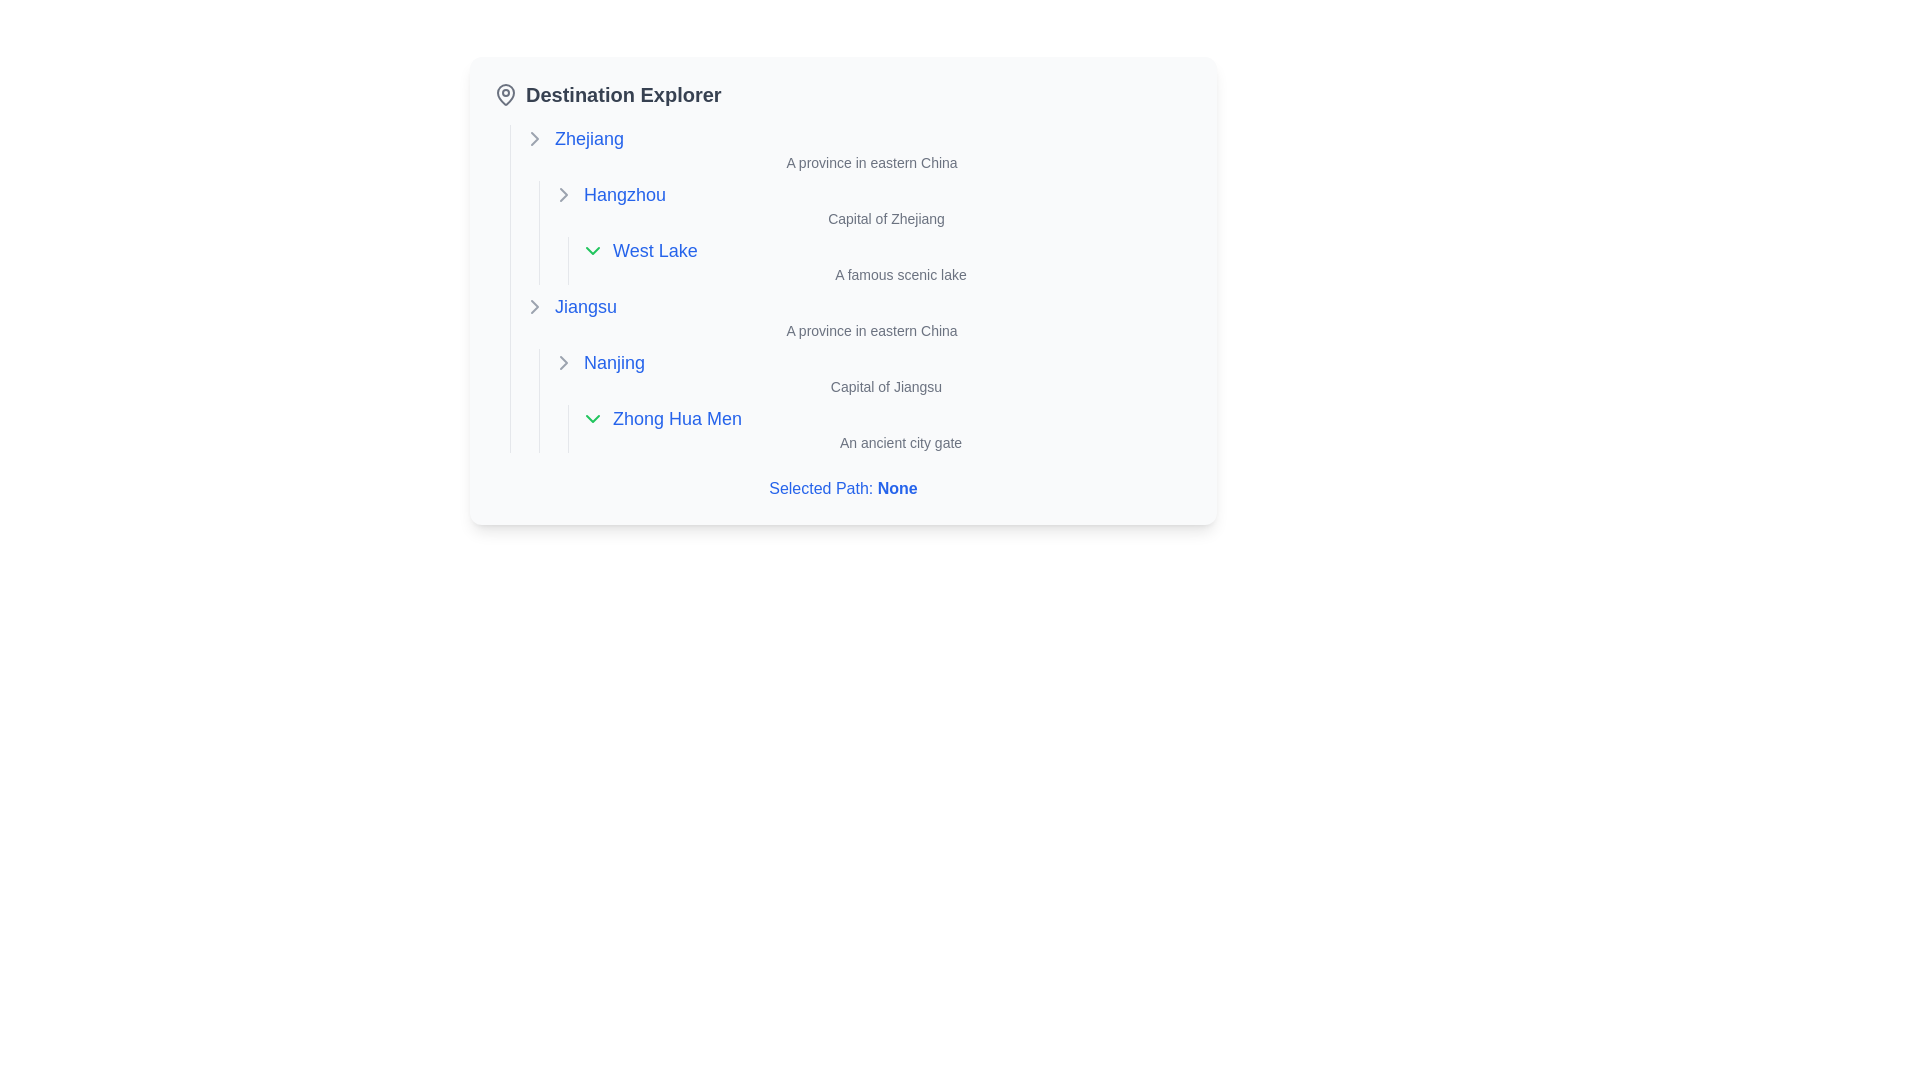 This screenshot has height=1080, width=1920. I want to click on the expandable/collapsible icon to the left of 'Zhong Hua Men' in the Nanjing list item to focus on it, so click(592, 418).